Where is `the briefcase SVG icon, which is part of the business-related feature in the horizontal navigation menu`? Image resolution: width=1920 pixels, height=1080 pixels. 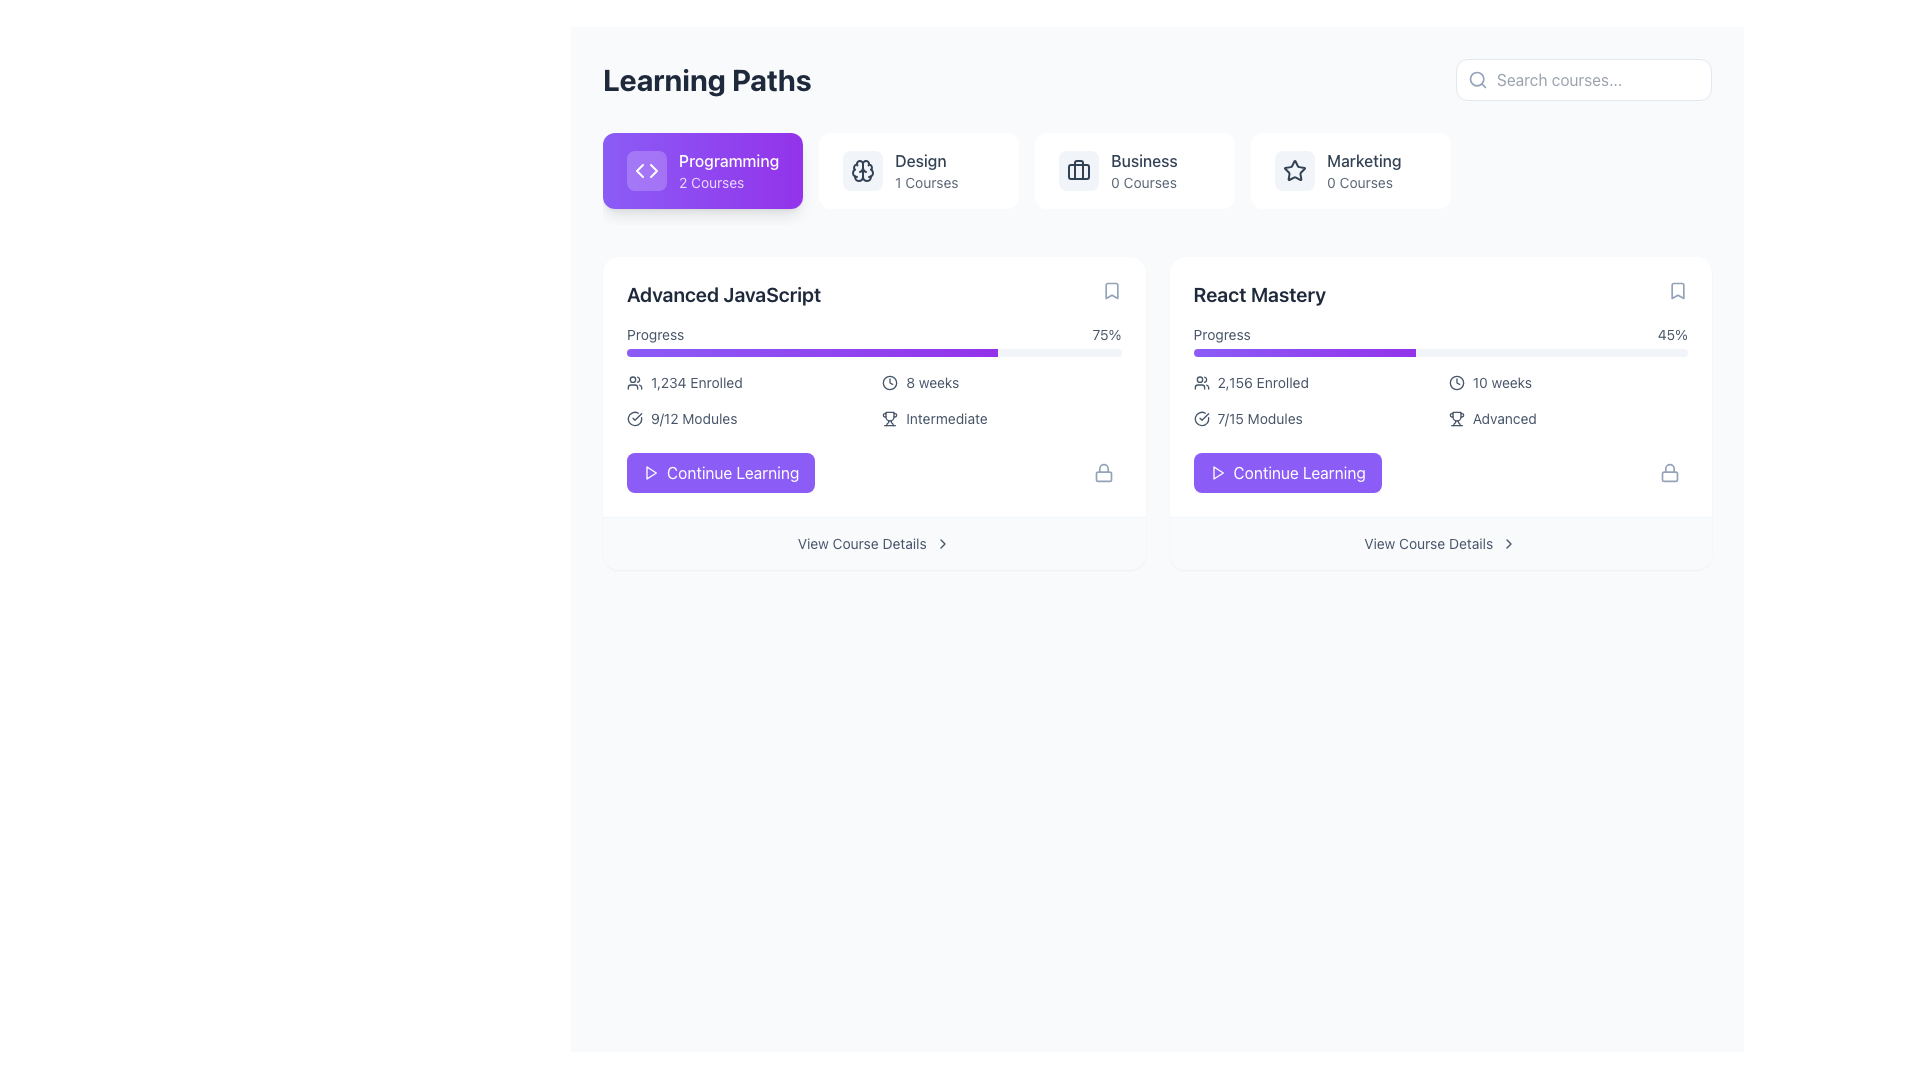 the briefcase SVG icon, which is part of the business-related feature in the horizontal navigation menu is located at coordinates (1078, 169).